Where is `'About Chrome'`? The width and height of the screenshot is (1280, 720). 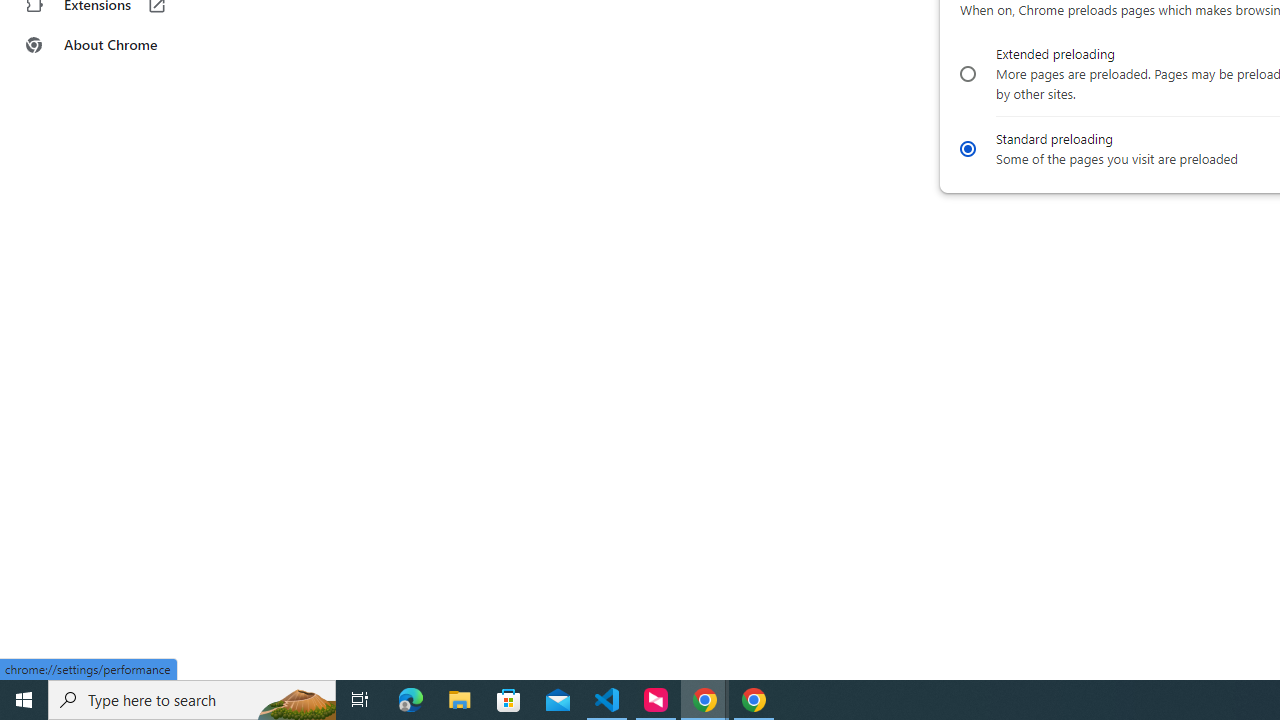
'About Chrome' is located at coordinates (123, 45).